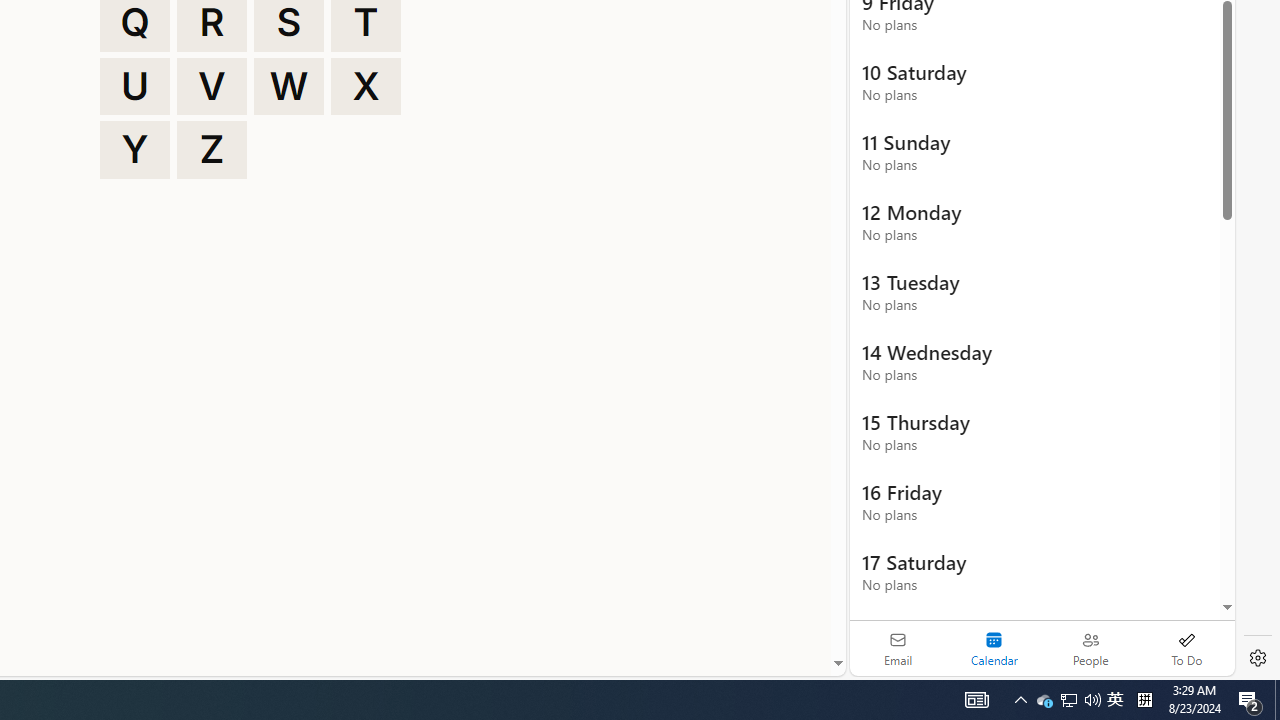 Image resolution: width=1280 pixels, height=720 pixels. What do you see at coordinates (288, 85) in the screenshot?
I see `'W'` at bounding box center [288, 85].